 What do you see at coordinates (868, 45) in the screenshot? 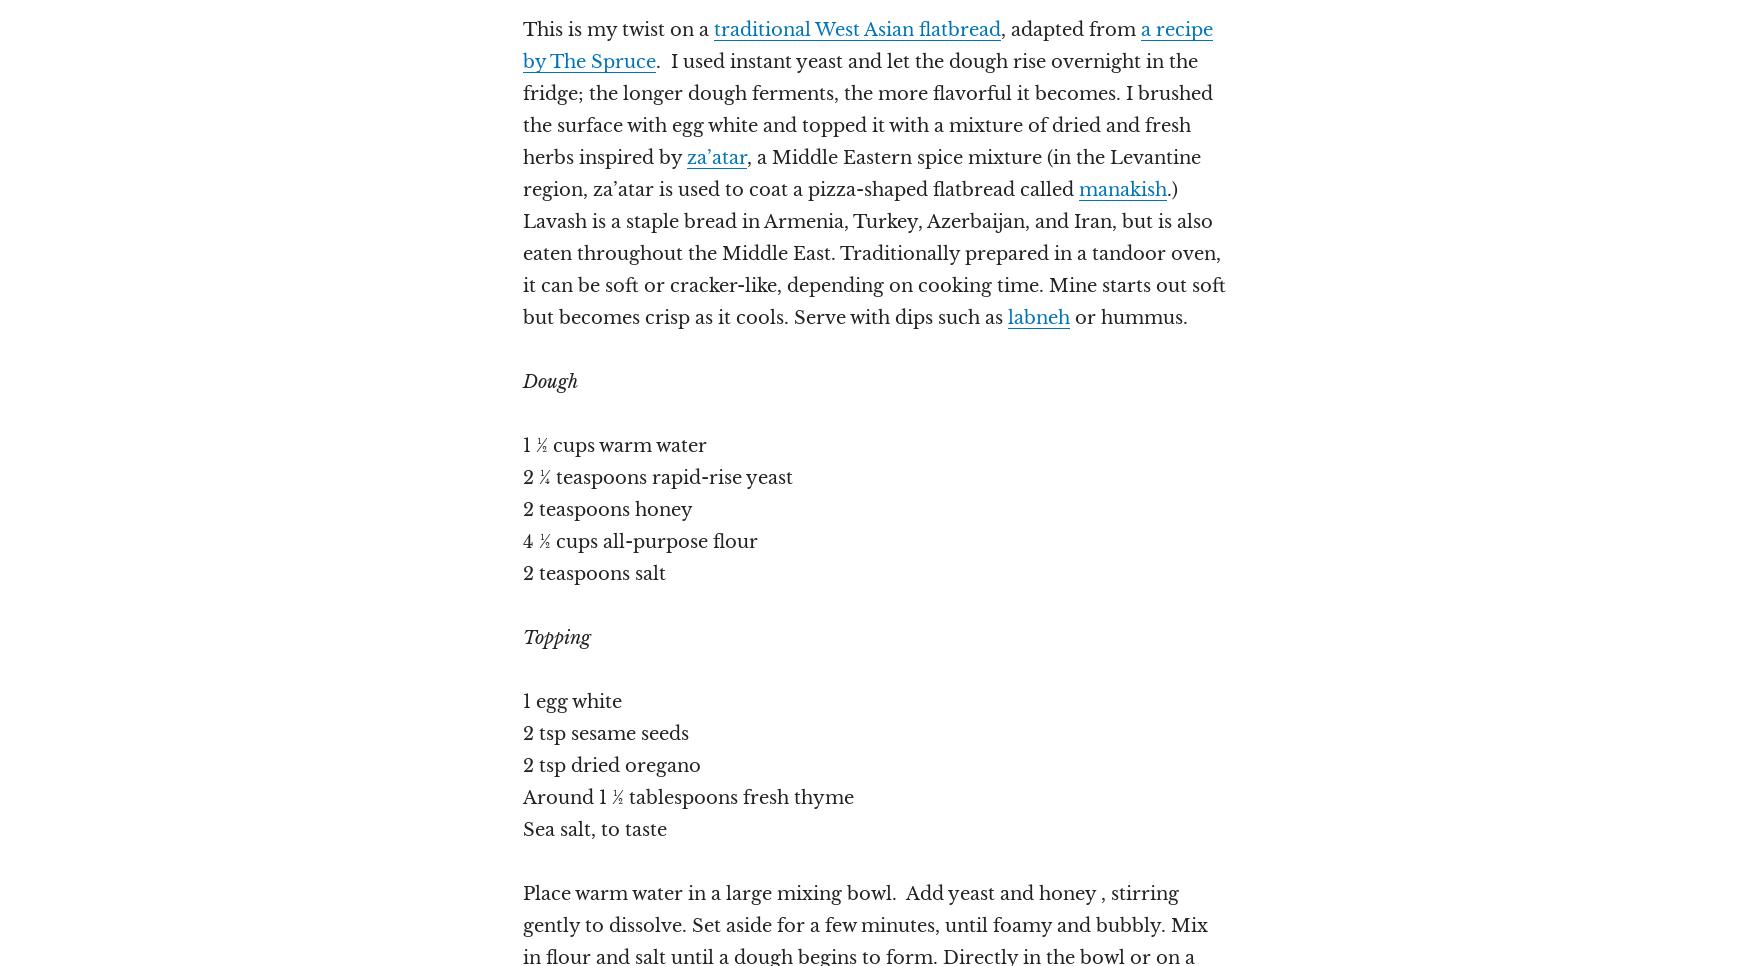
I see `'a recipe by The Spruce'` at bounding box center [868, 45].